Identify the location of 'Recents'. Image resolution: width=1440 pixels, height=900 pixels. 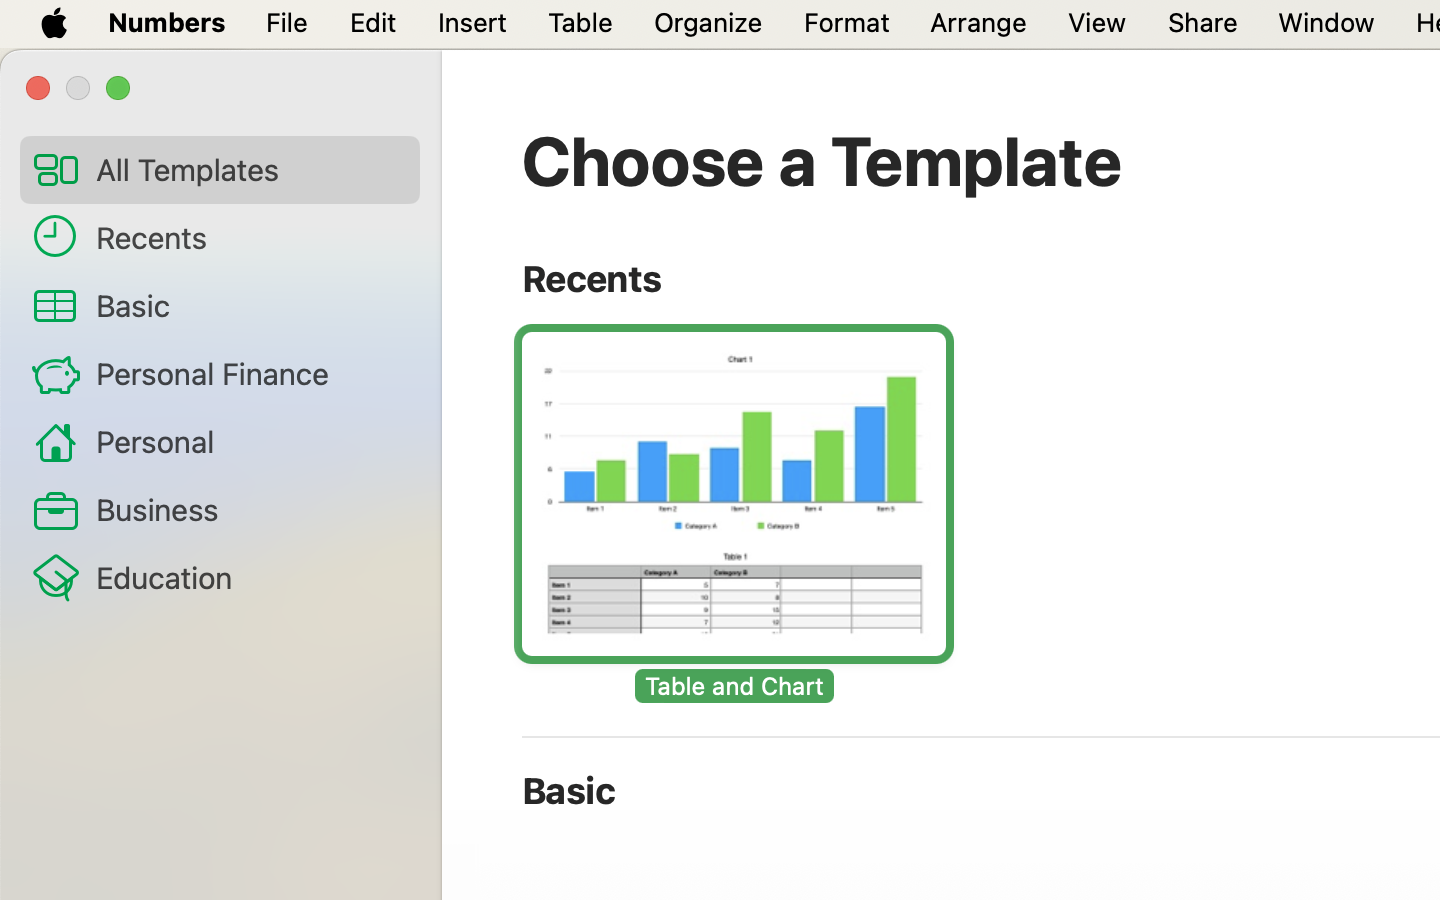
(248, 235).